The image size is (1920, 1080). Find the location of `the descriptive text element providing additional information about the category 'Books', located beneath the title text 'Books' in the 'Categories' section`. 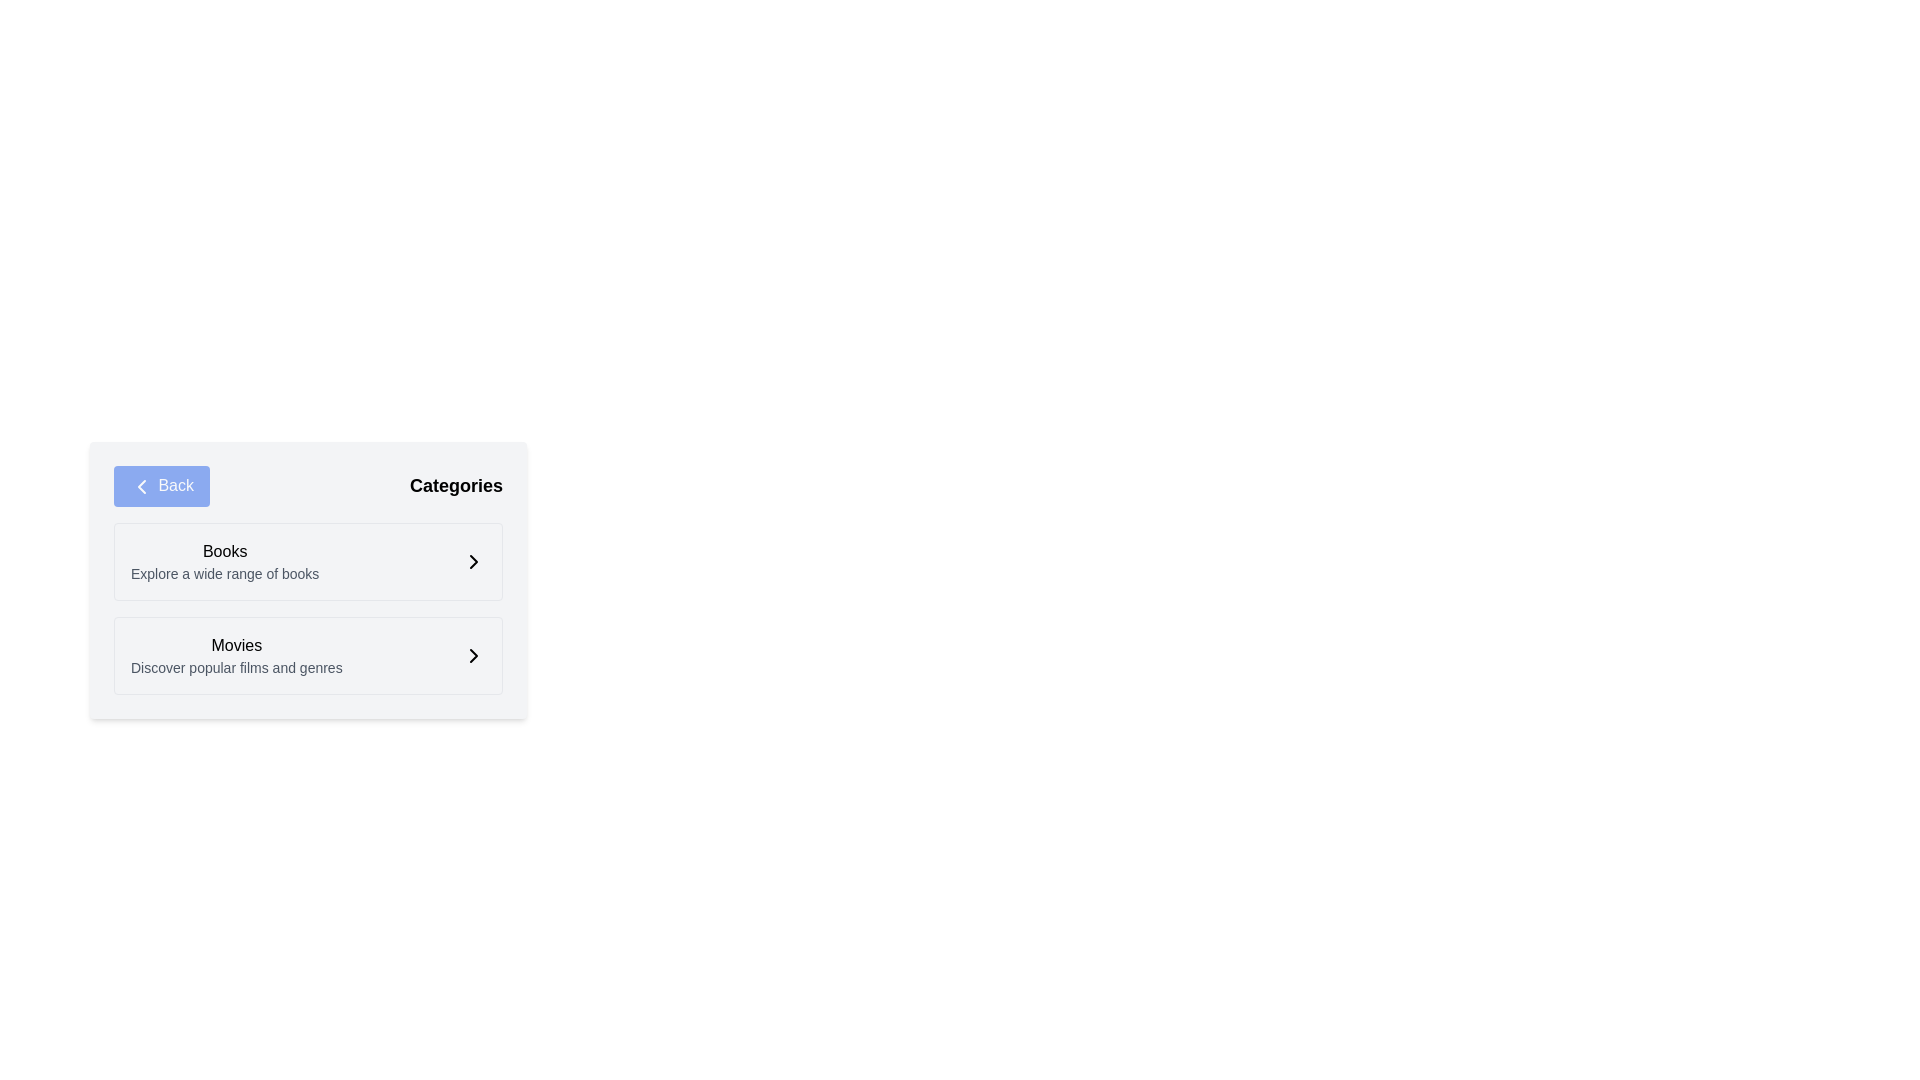

the descriptive text element providing additional information about the category 'Books', located beneath the title text 'Books' in the 'Categories' section is located at coordinates (225, 573).